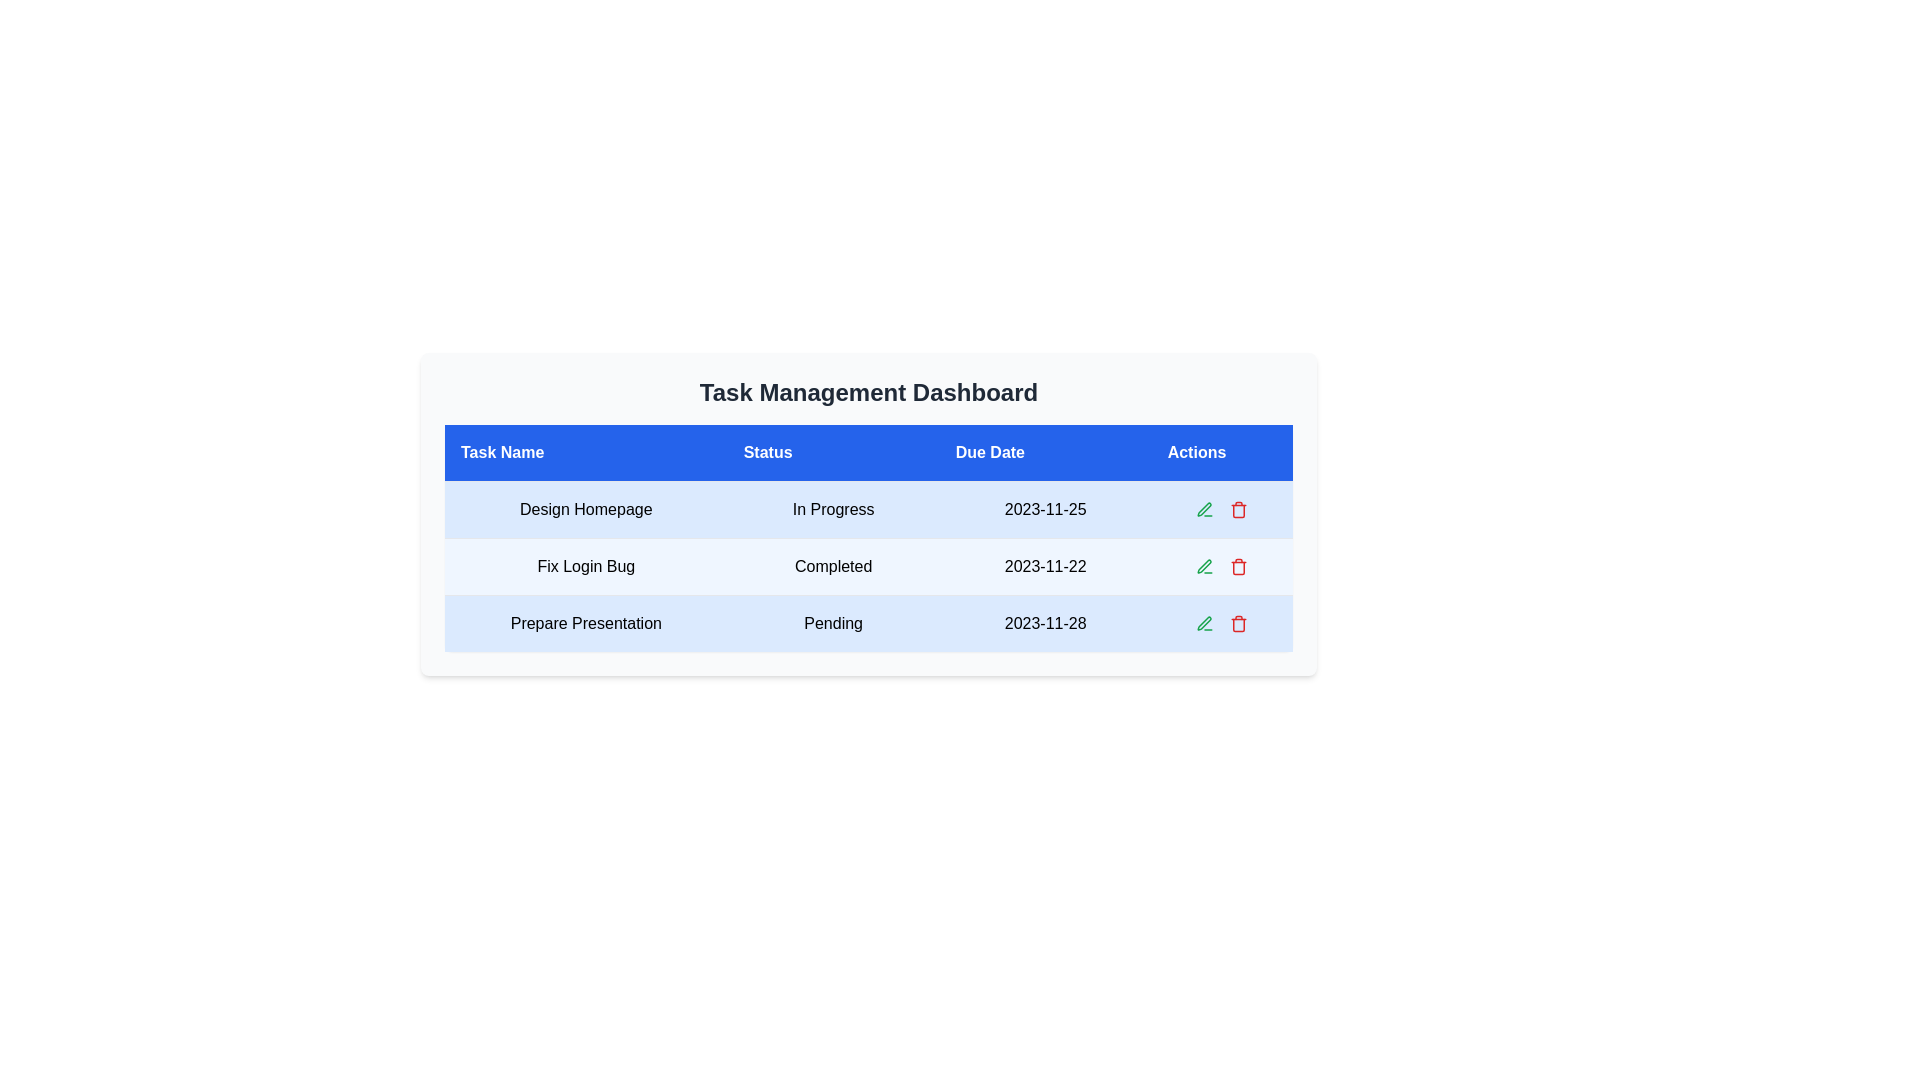 The width and height of the screenshot is (1920, 1080). Describe the element at coordinates (1044, 508) in the screenshot. I see `the text label displaying the date '2023-11-25' in the Due Date column of the table` at that location.